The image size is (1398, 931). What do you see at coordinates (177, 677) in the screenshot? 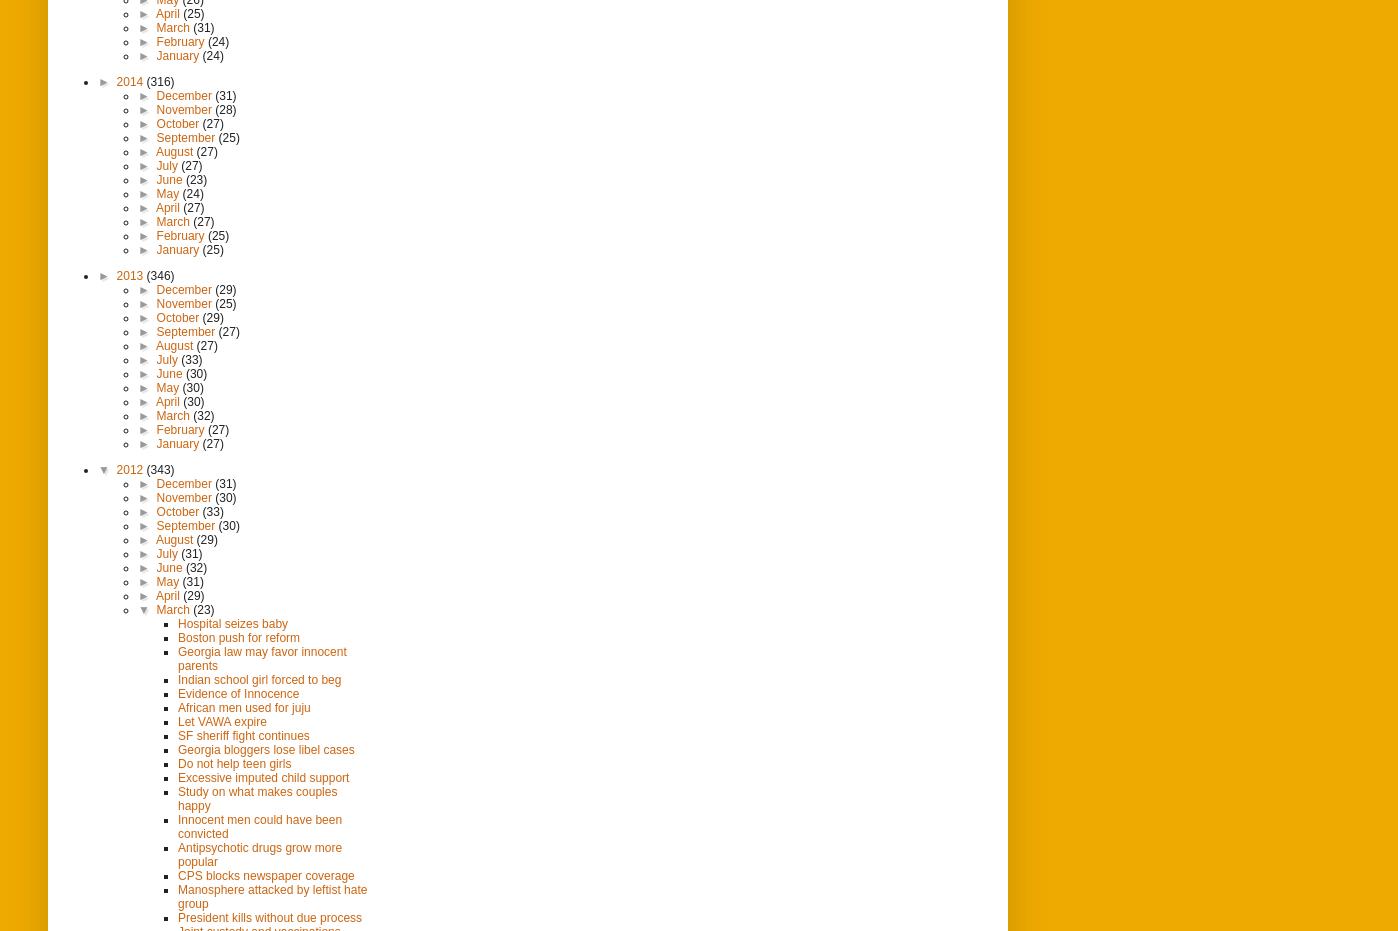
I see `'Indian school girl forced to beg'` at bounding box center [177, 677].